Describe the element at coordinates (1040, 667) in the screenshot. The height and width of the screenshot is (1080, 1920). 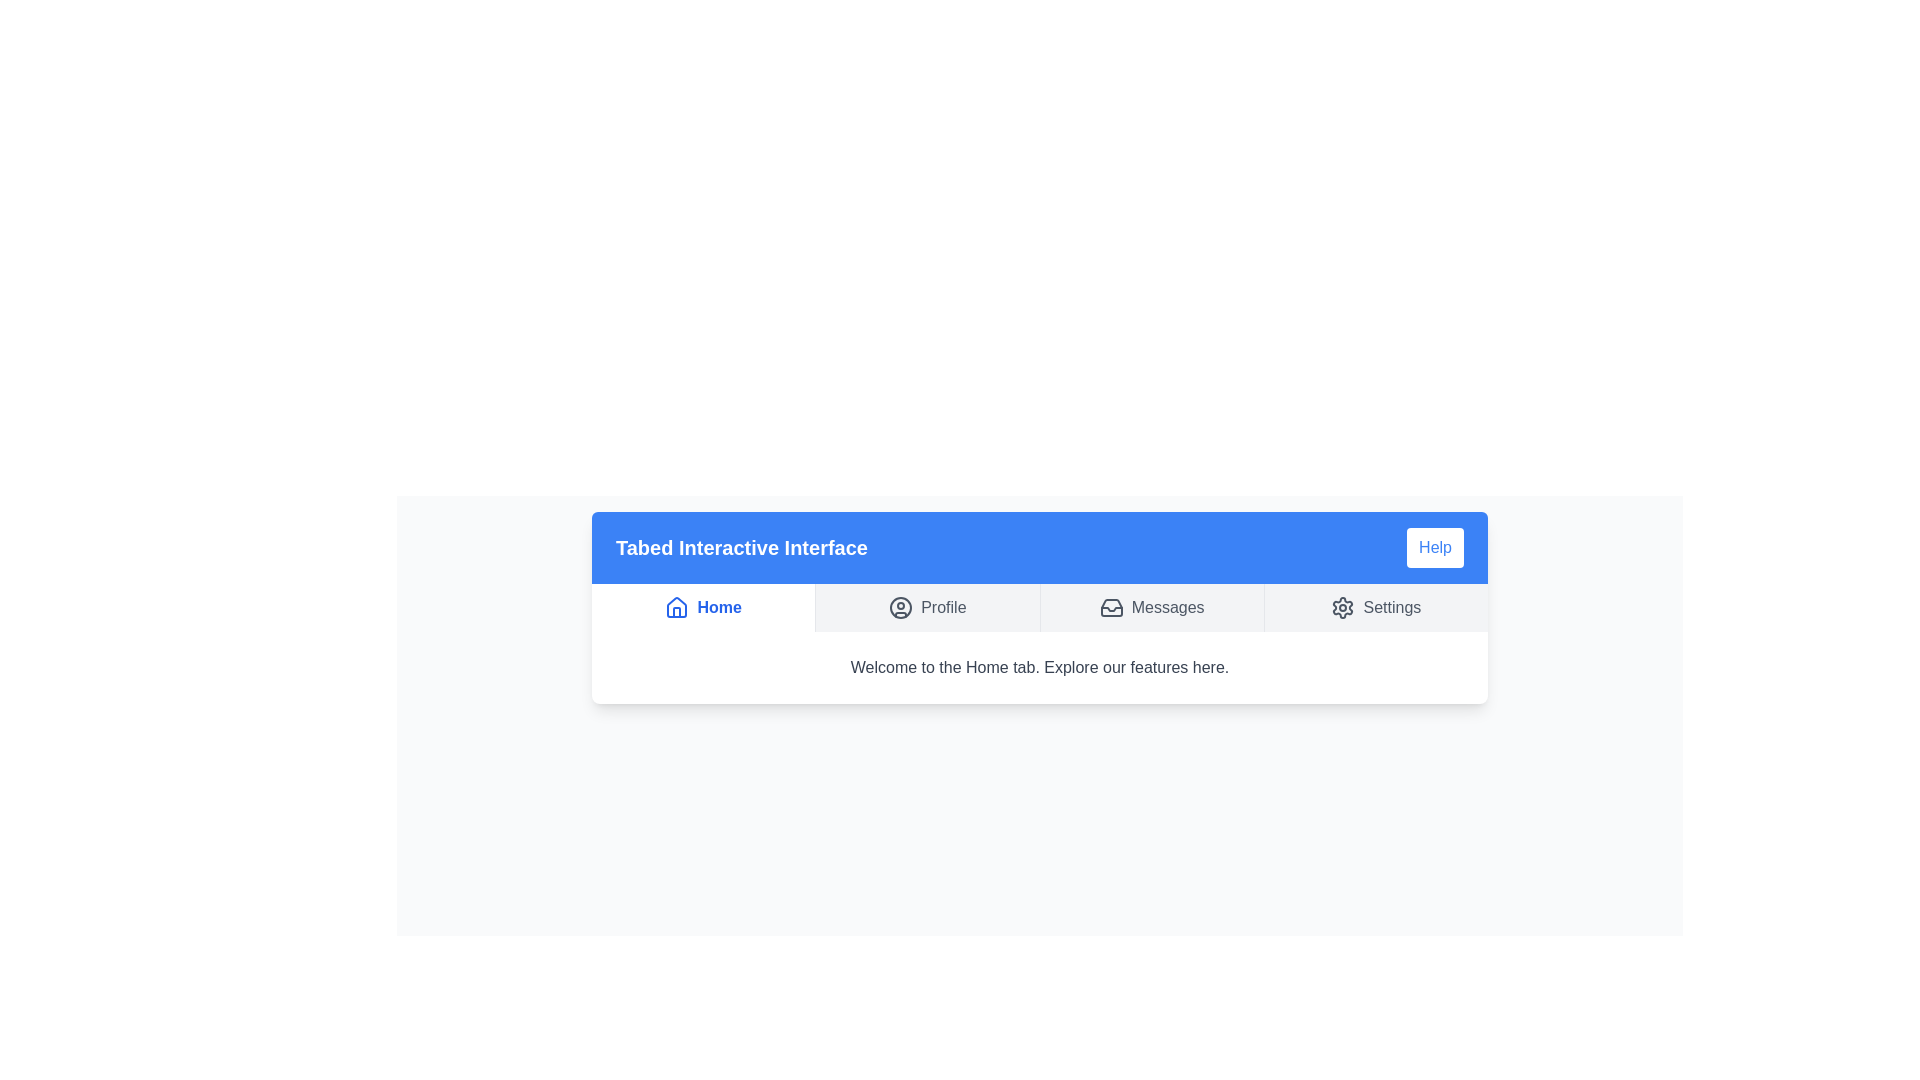
I see `the text block displaying the message 'Welcome to the Home tab. Explore our features here.' which is located in the bottom section beneath the navigation tabs` at that location.